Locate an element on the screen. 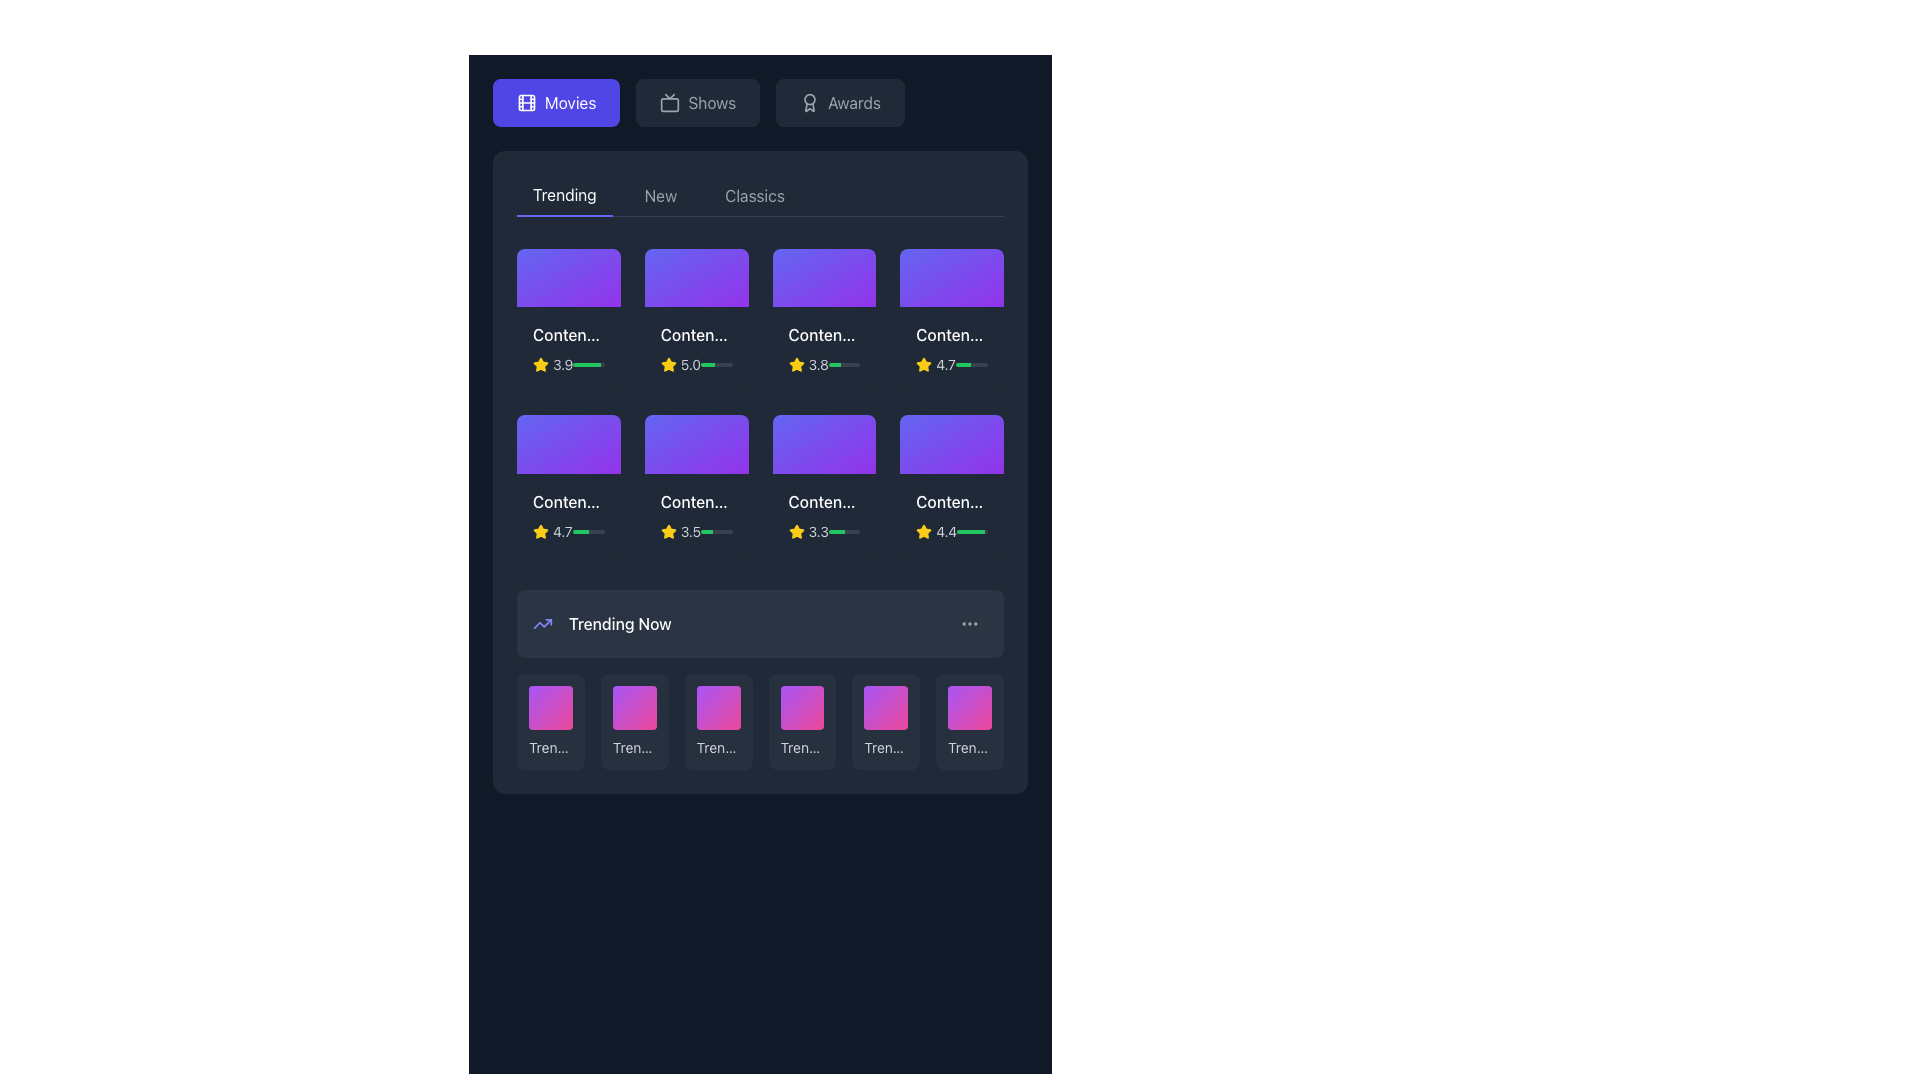  the static text label in the 'Trending' section, which serves as the title or name for the content it represents, located in the second row and fourth column of a grid layout is located at coordinates (696, 500).